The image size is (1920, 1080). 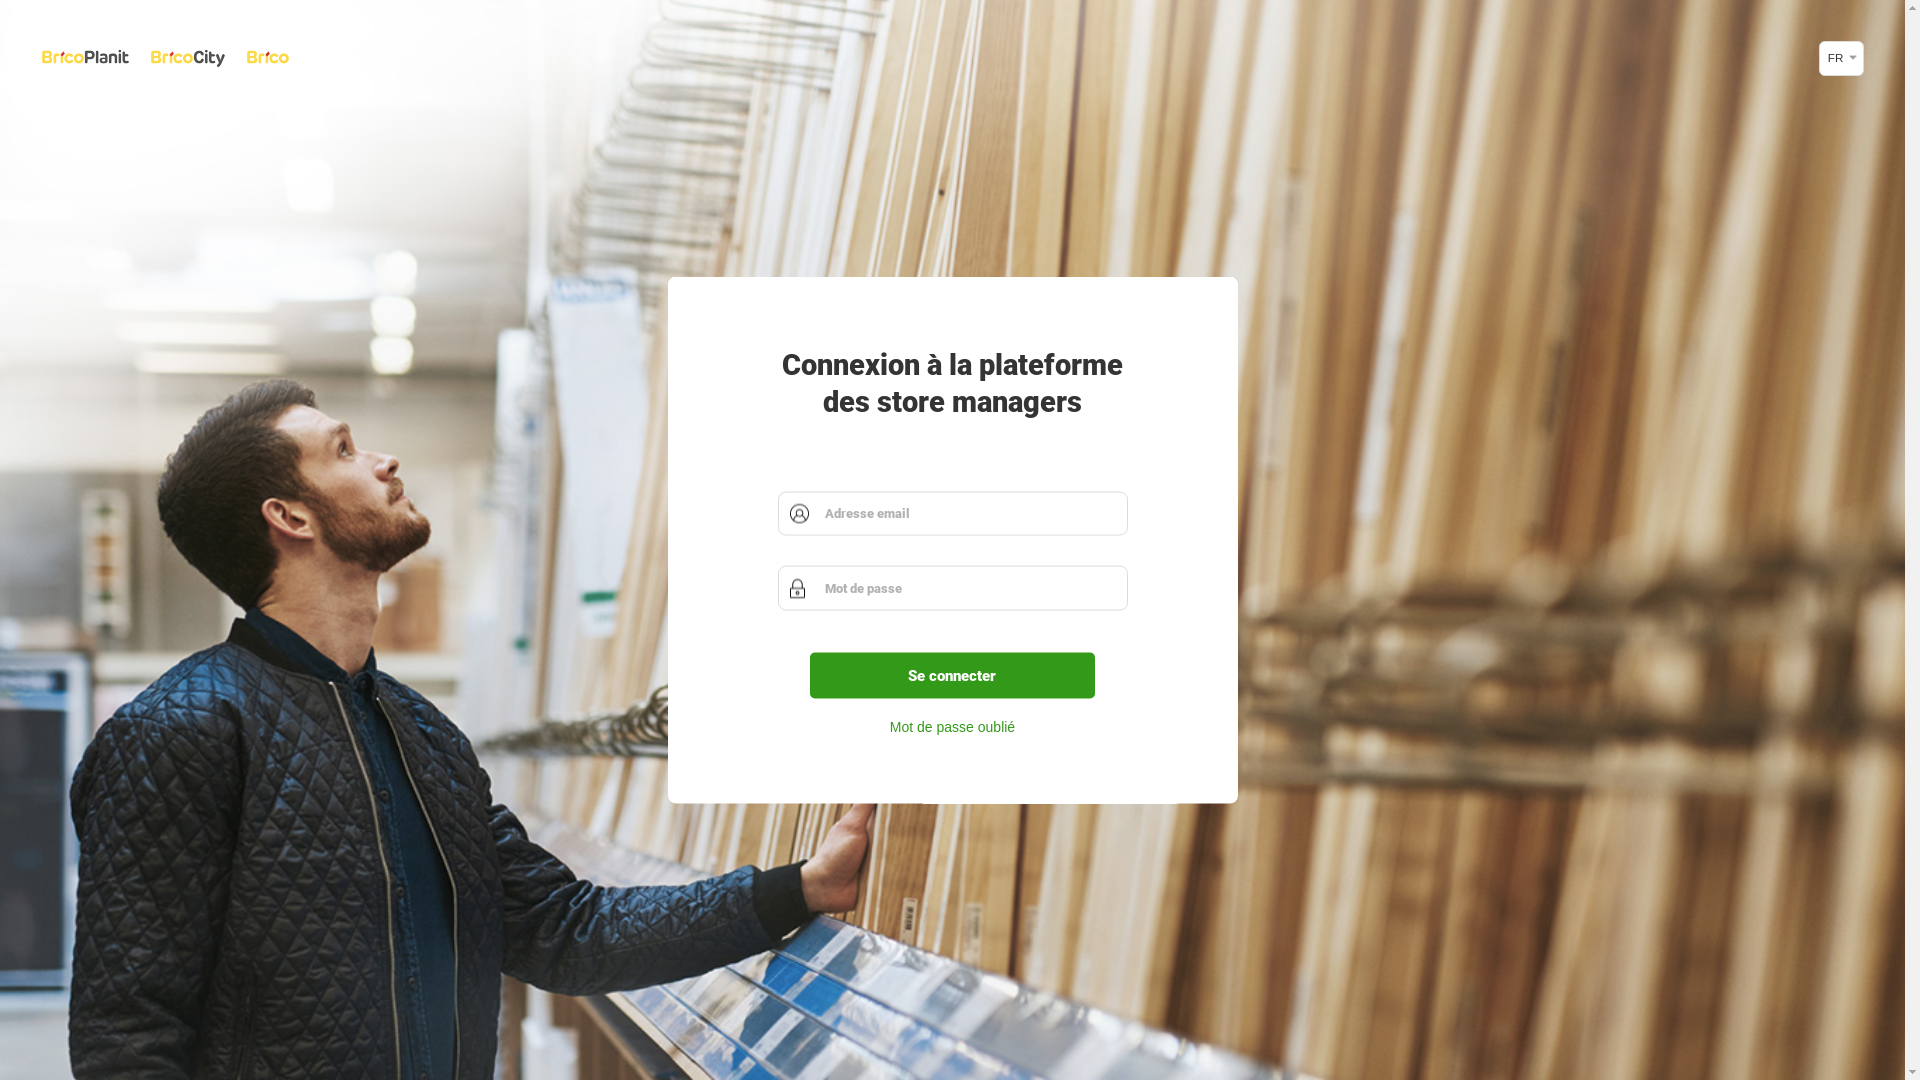 I want to click on 'Se connecter', so click(x=952, y=675).